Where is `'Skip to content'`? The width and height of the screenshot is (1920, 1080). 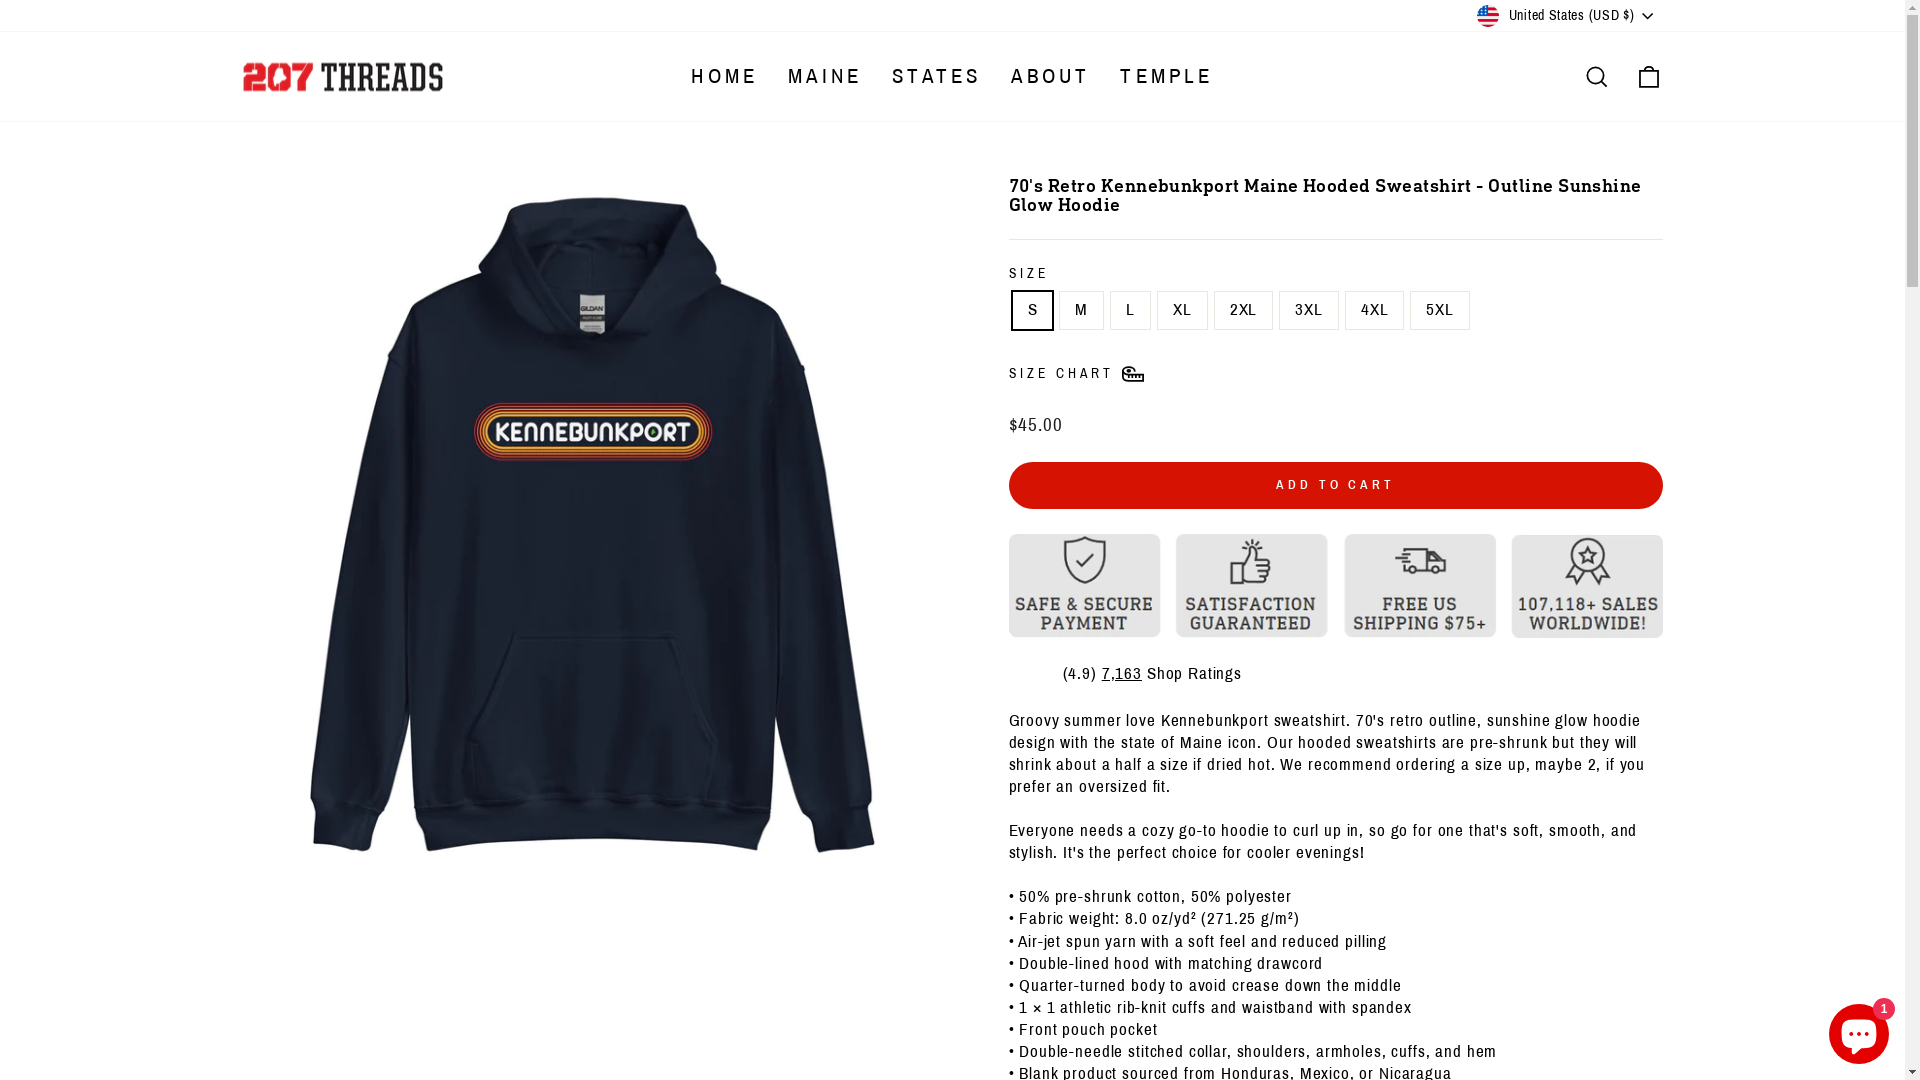 'Skip to content' is located at coordinates (0, 0).